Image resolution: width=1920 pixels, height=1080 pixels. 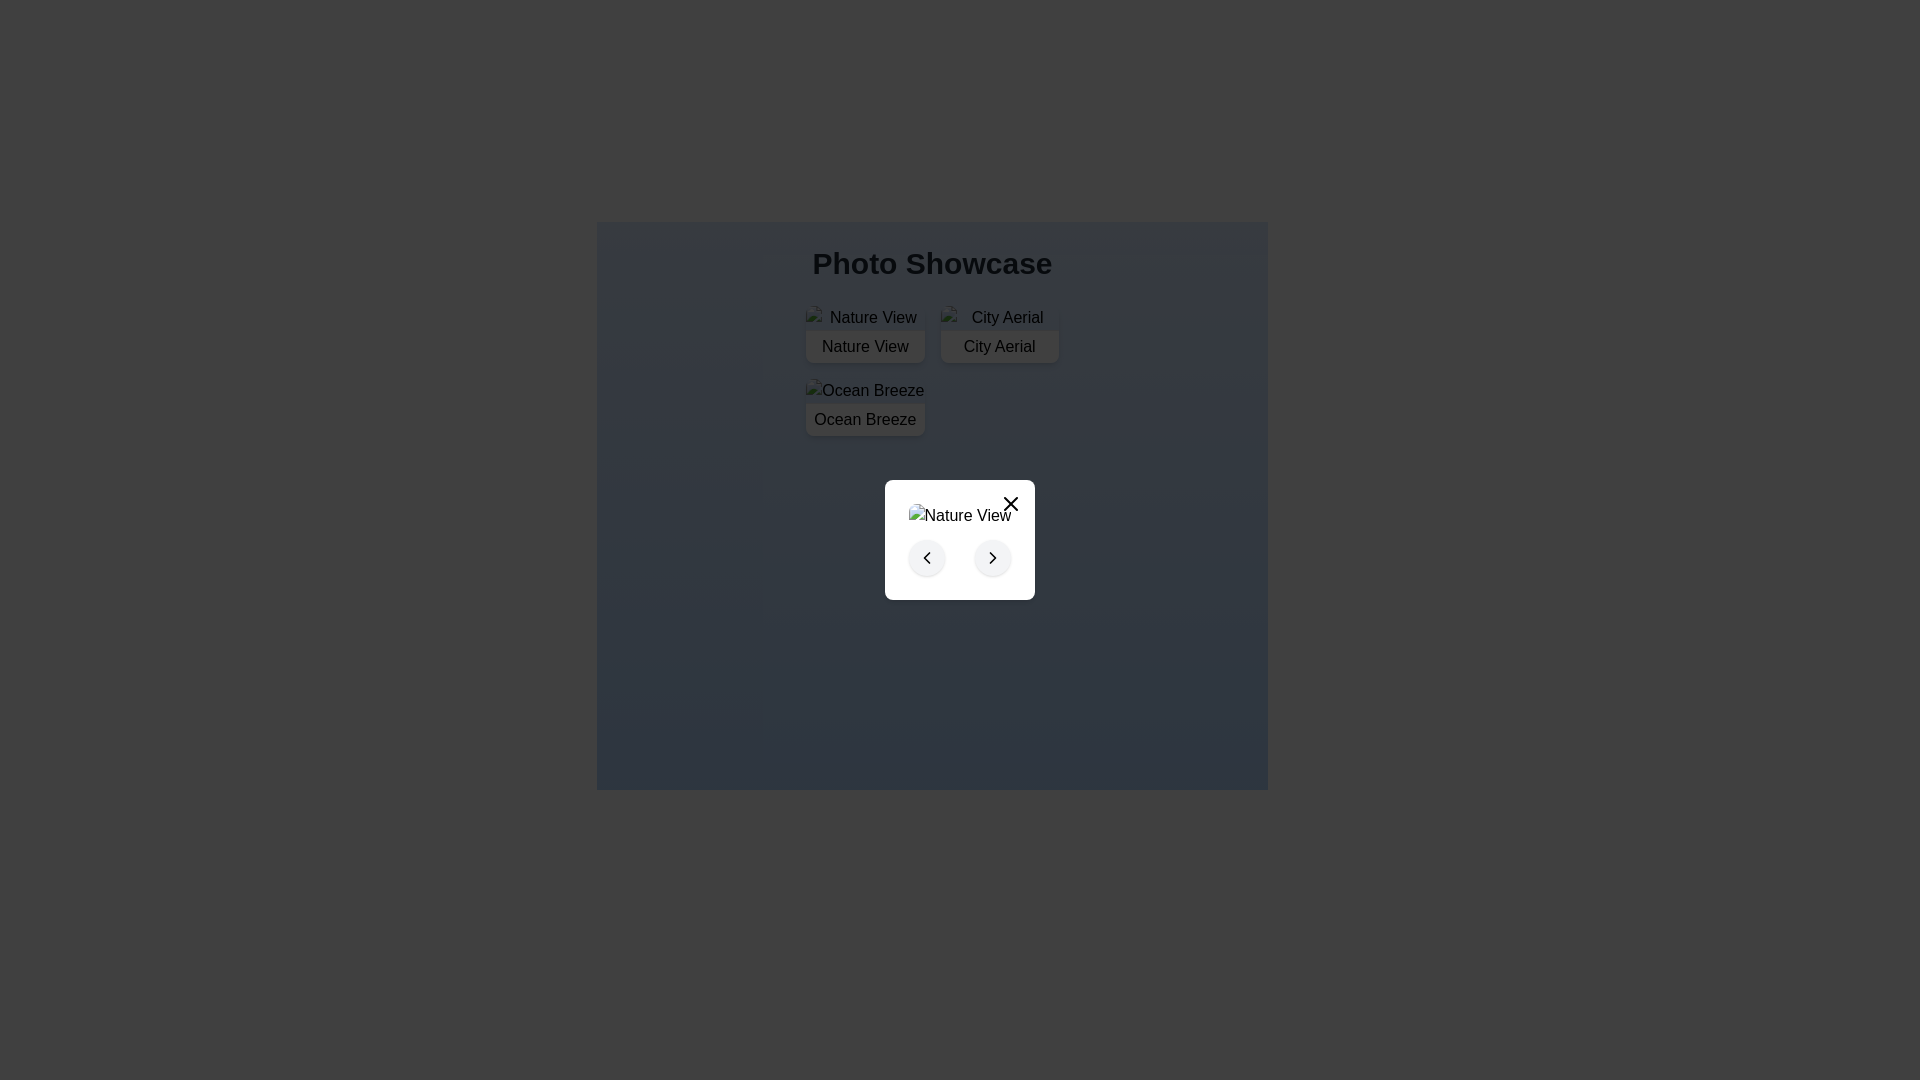 I want to click on the 'Ocean Breeze' card element to visualize its dynamic styles, which is located in the third position of the grid layout, below 'Nature View' and to the left of 'City Aerial', so click(x=865, y=406).